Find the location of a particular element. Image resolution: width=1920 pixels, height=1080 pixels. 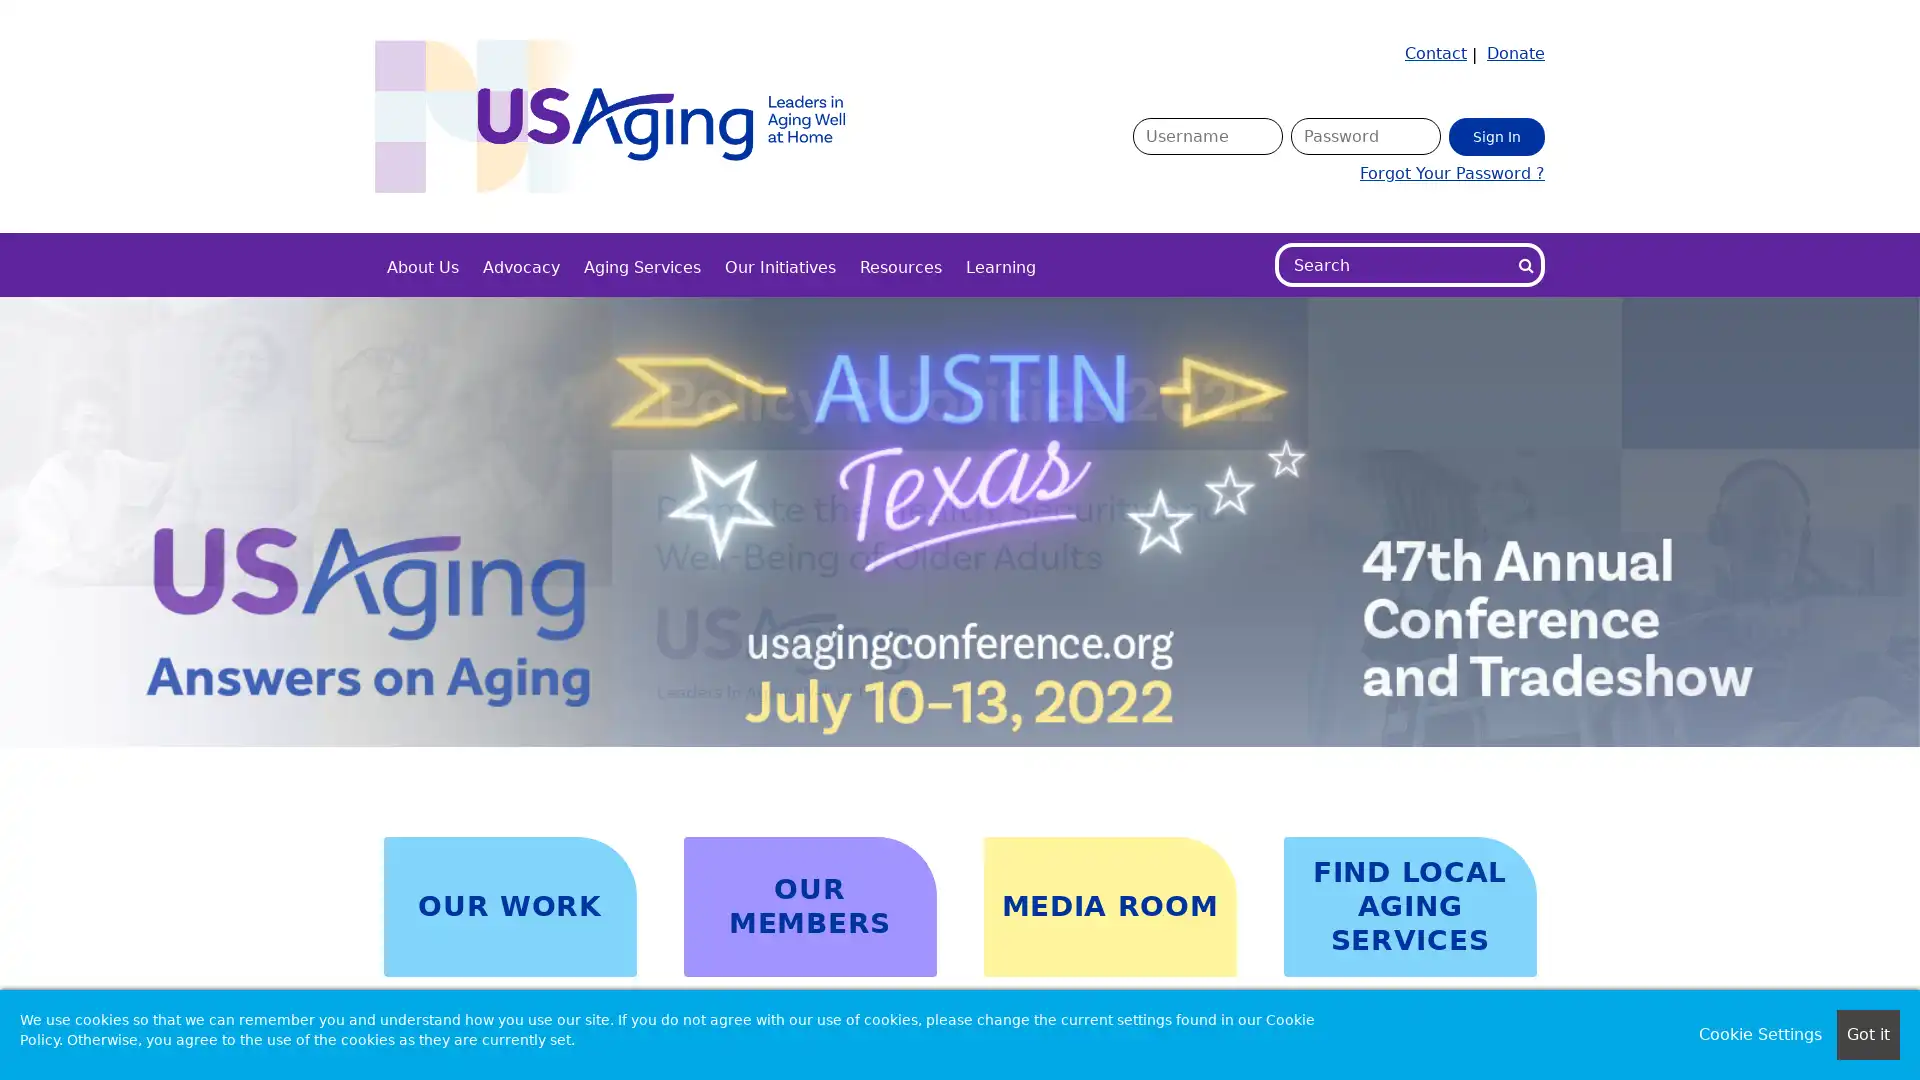

Cookie Settings is located at coordinates (1760, 1034).